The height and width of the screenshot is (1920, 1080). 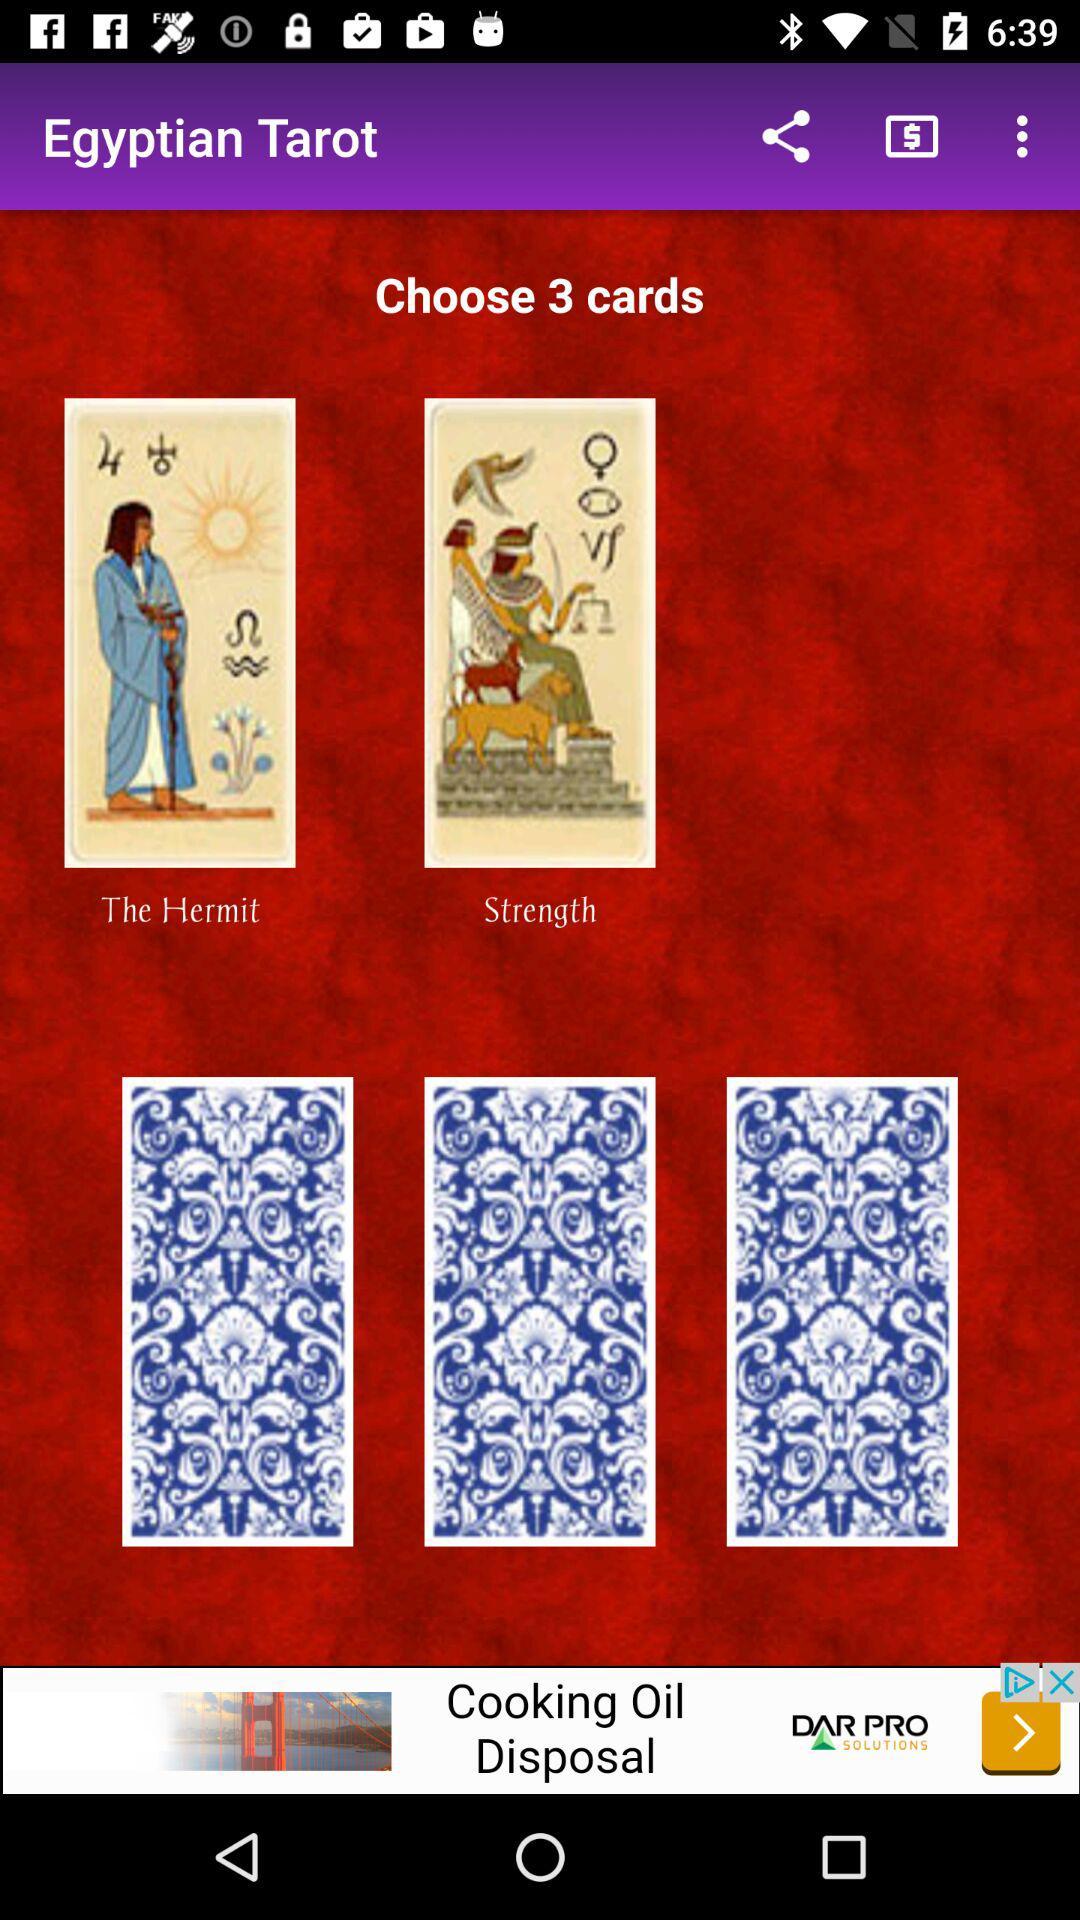 What do you see at coordinates (540, 1727) in the screenshot?
I see `website` at bounding box center [540, 1727].